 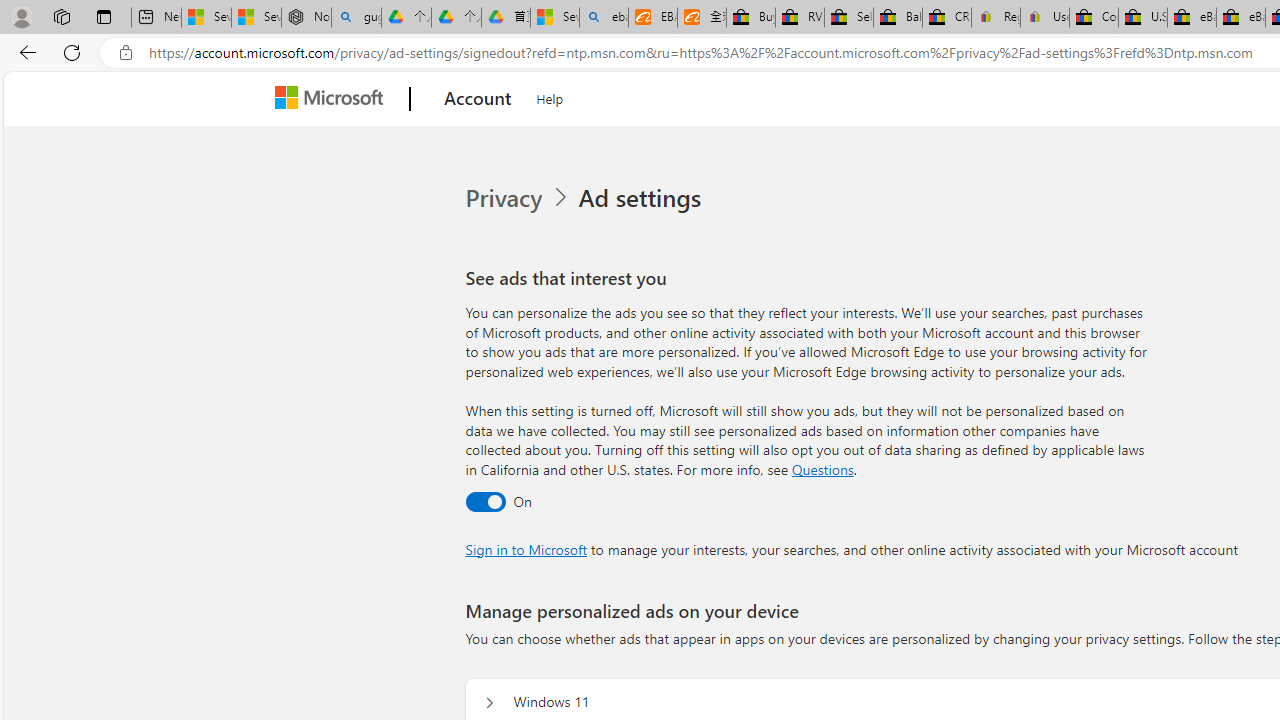 What do you see at coordinates (333, 99) in the screenshot?
I see `'Microsoft'` at bounding box center [333, 99].